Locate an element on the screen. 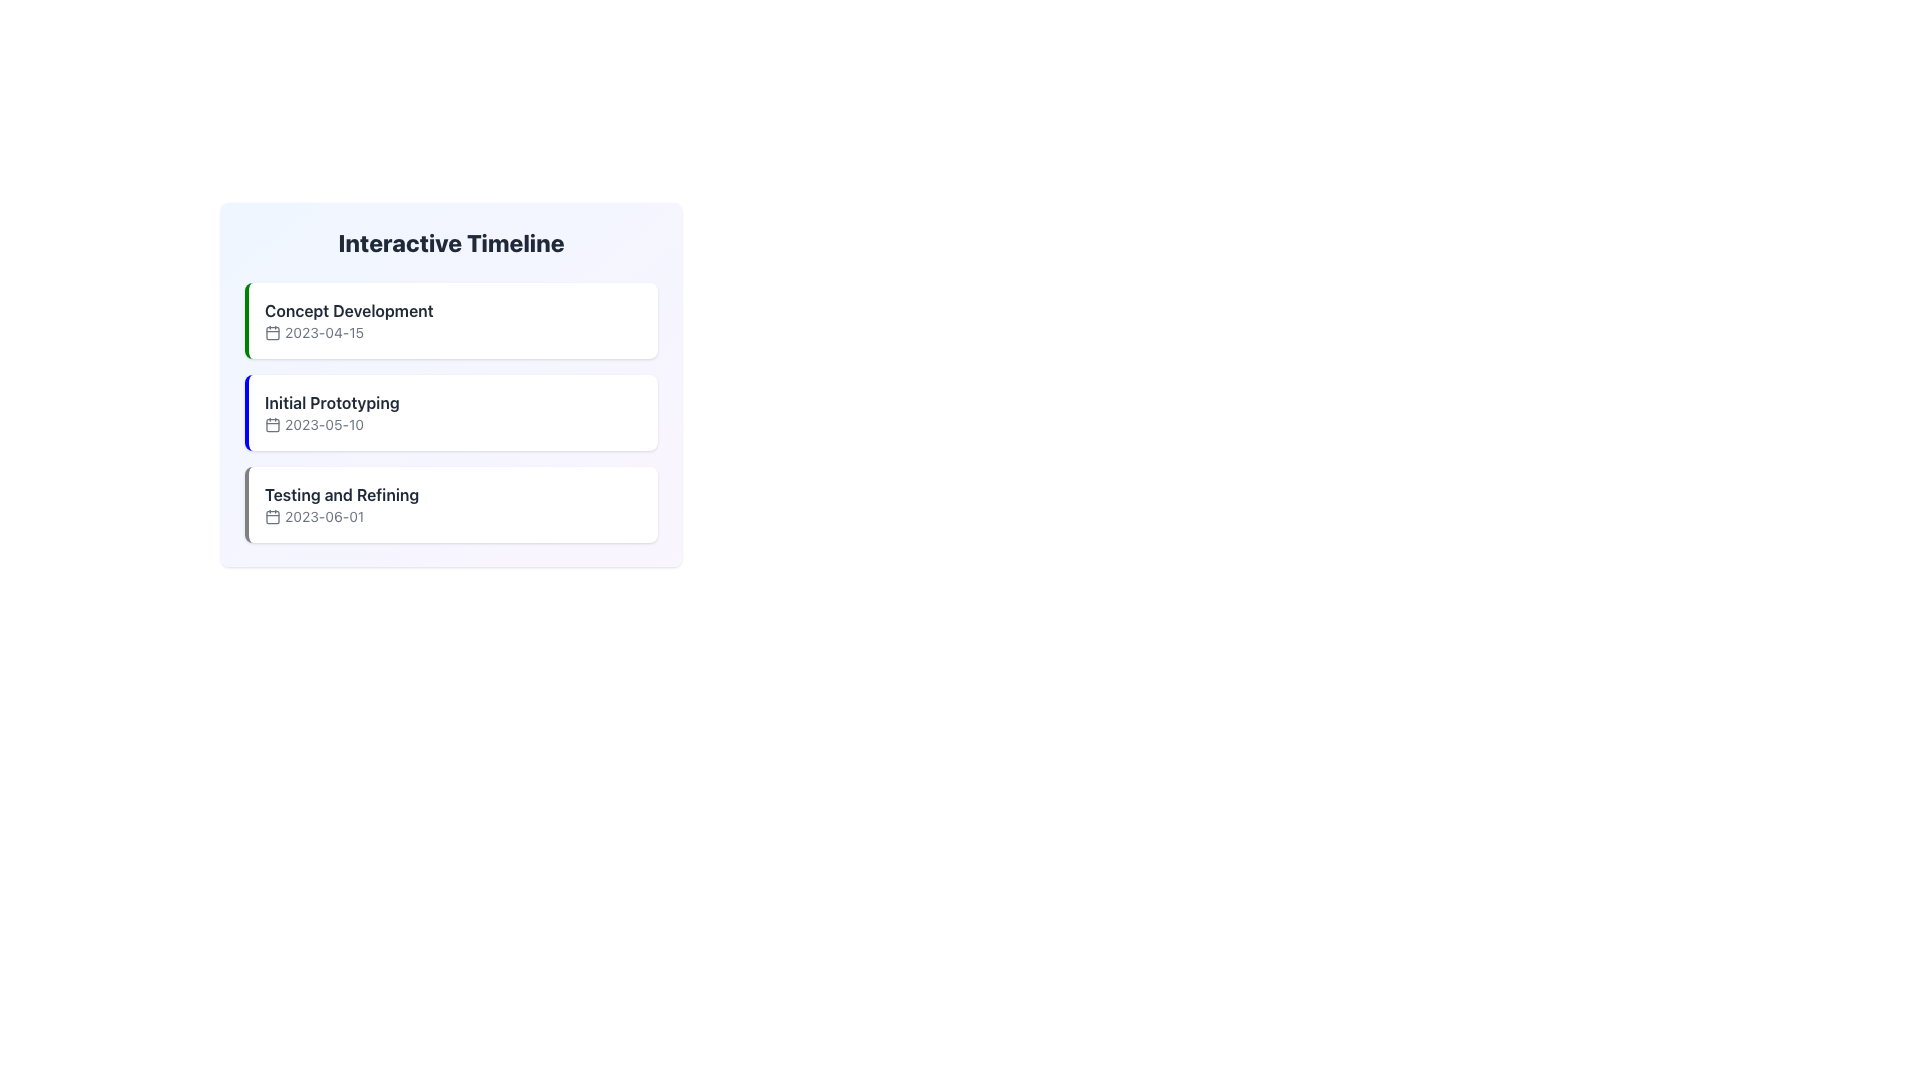  the calendar icon located to the left of the date '2023-04-15' in the 'Concept Development' section of the timeline is located at coordinates (272, 331).